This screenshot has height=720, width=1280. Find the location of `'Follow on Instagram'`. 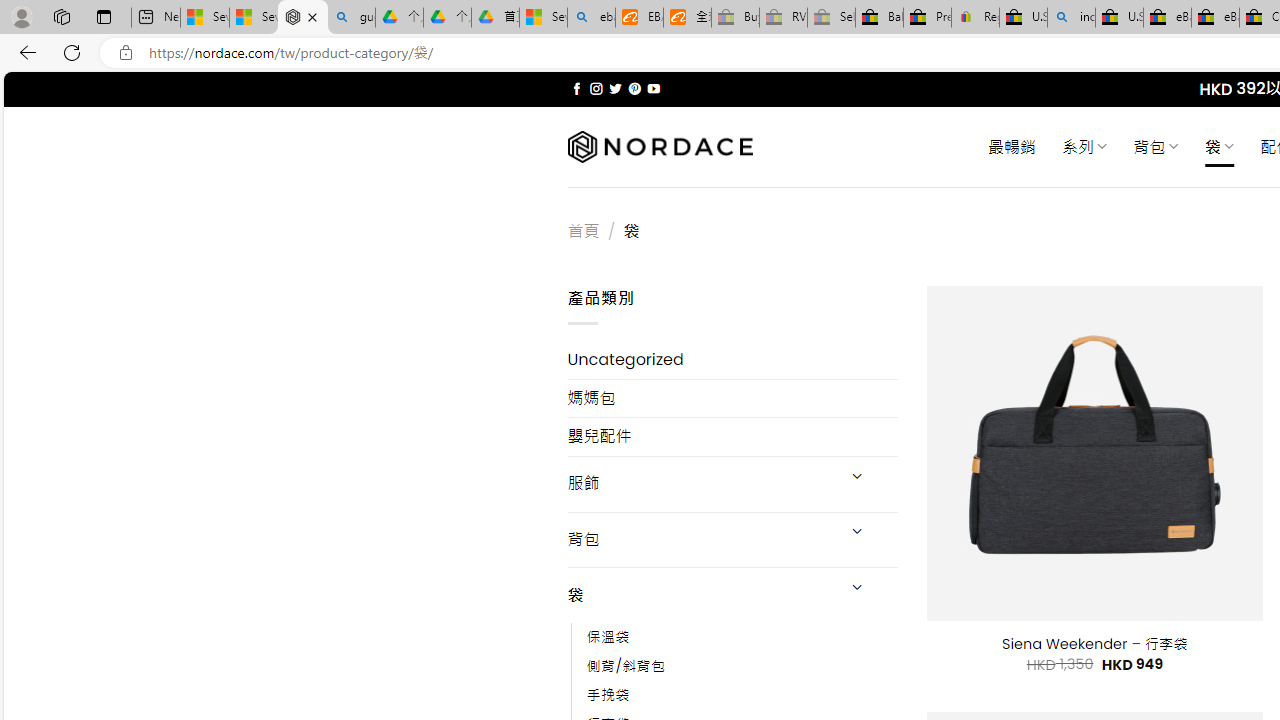

'Follow on Instagram' is located at coordinates (595, 88).